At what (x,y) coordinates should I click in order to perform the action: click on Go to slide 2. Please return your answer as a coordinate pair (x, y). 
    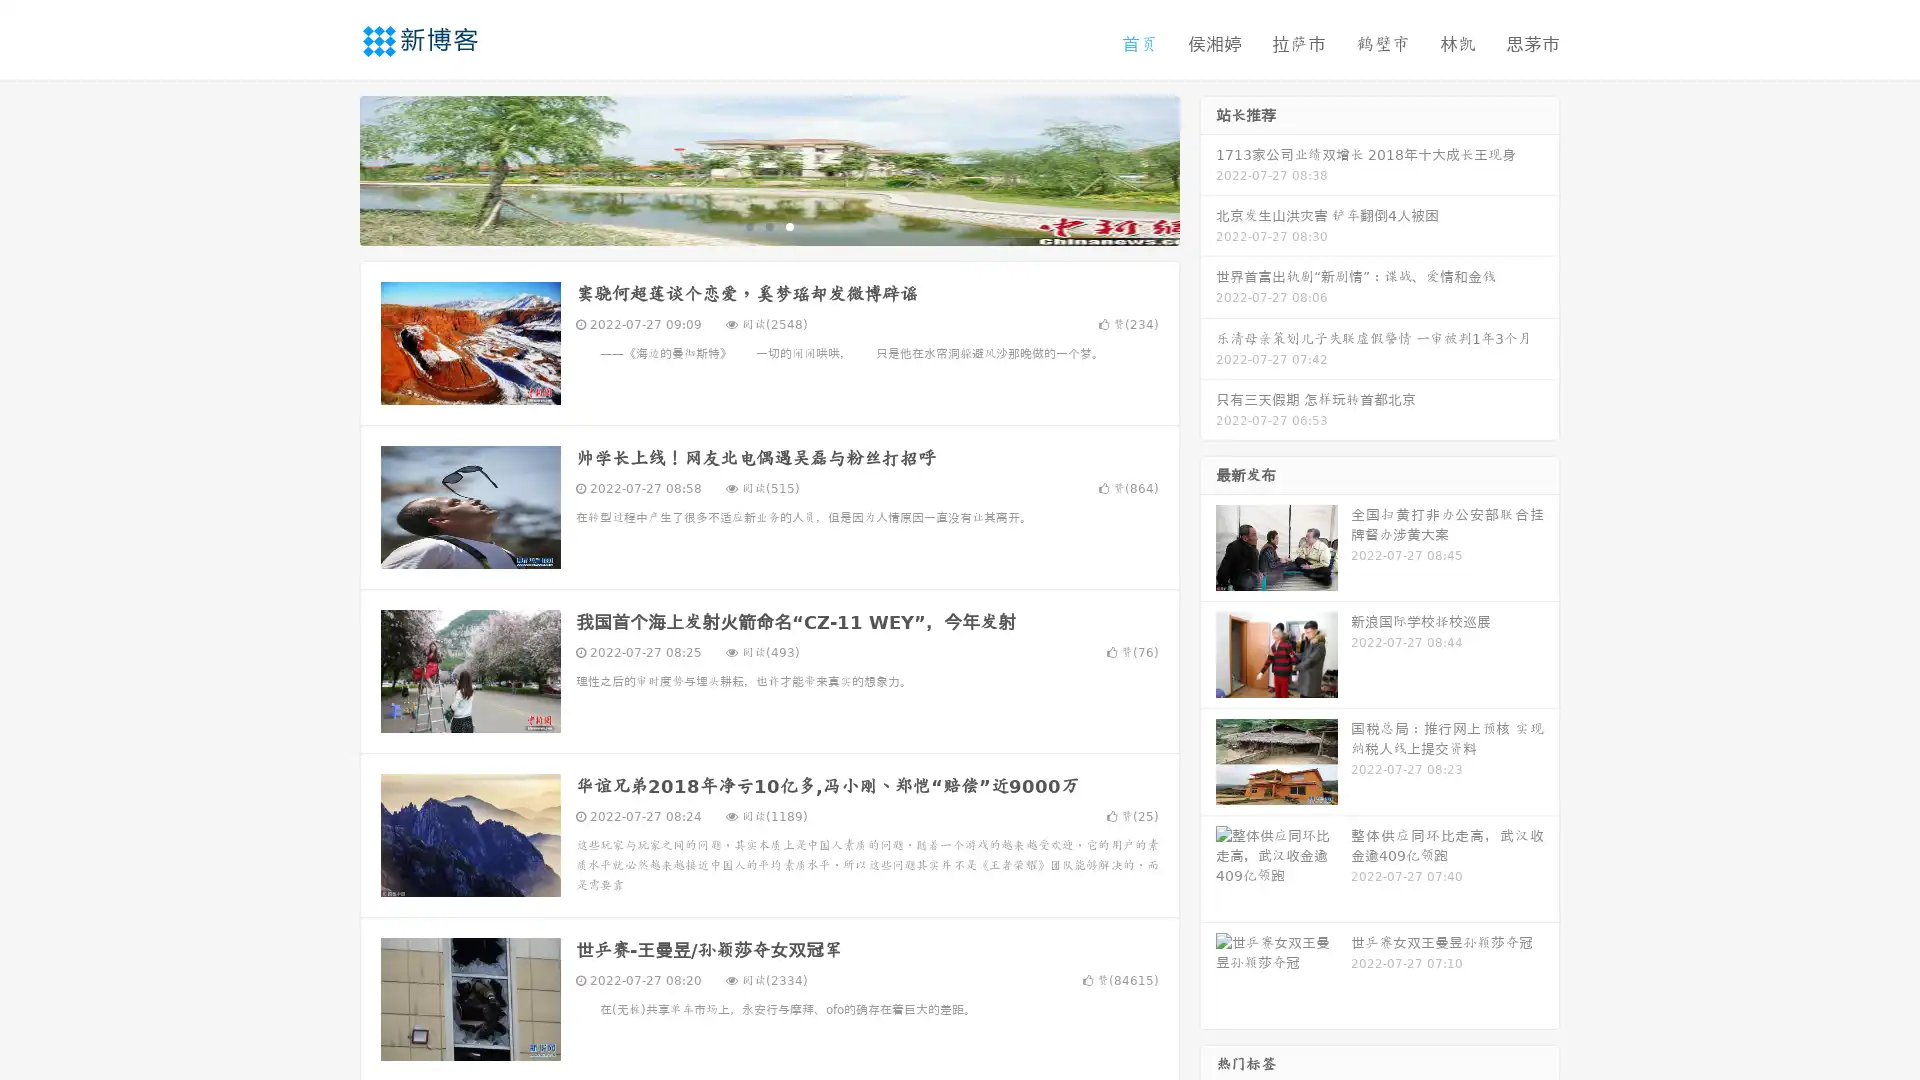
    Looking at the image, I should click on (768, 225).